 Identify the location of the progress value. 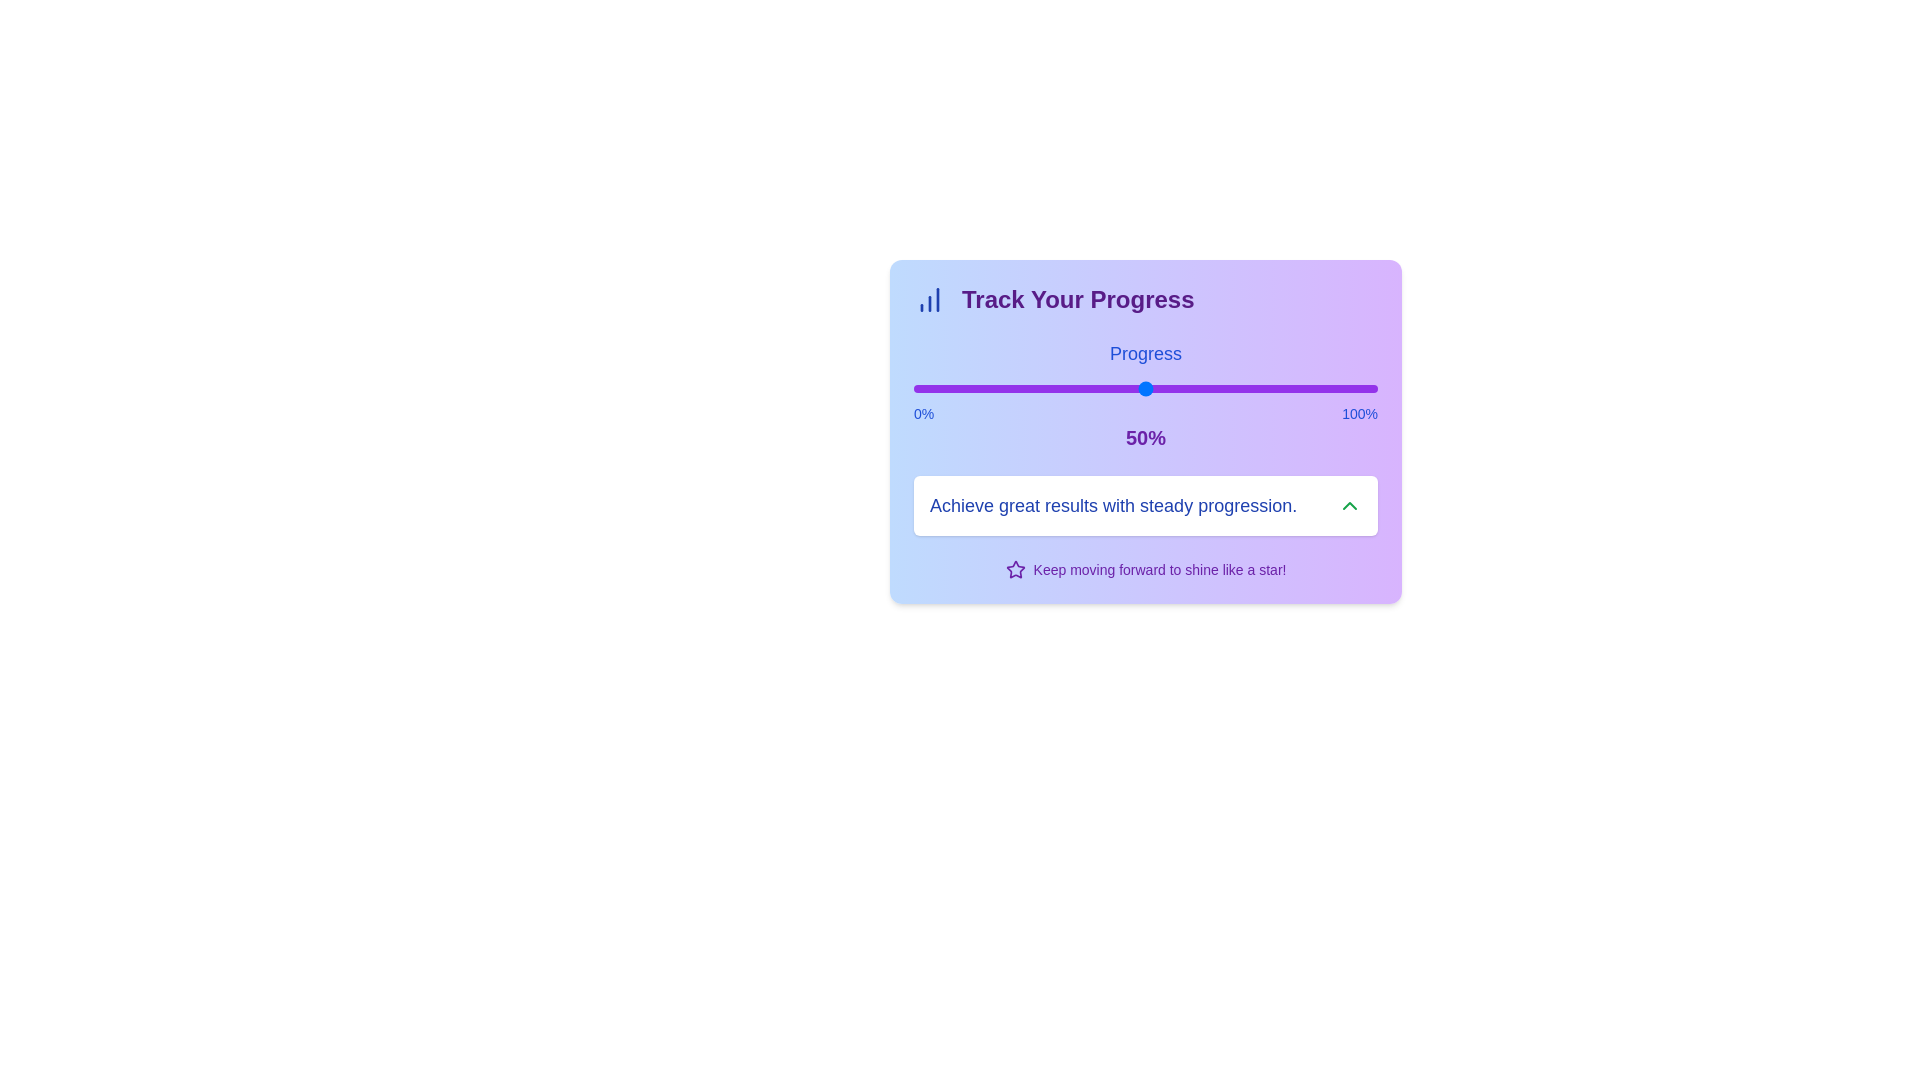
(1183, 389).